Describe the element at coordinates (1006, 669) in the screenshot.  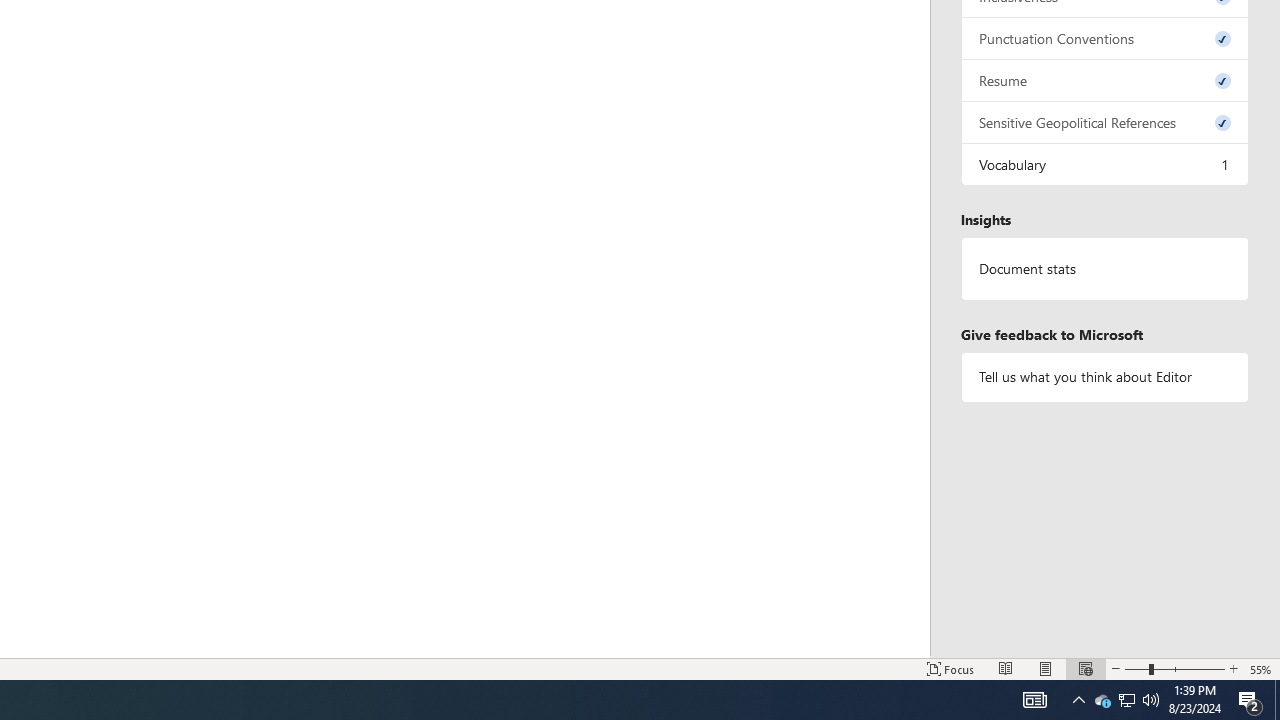
I see `'Read Mode'` at that location.